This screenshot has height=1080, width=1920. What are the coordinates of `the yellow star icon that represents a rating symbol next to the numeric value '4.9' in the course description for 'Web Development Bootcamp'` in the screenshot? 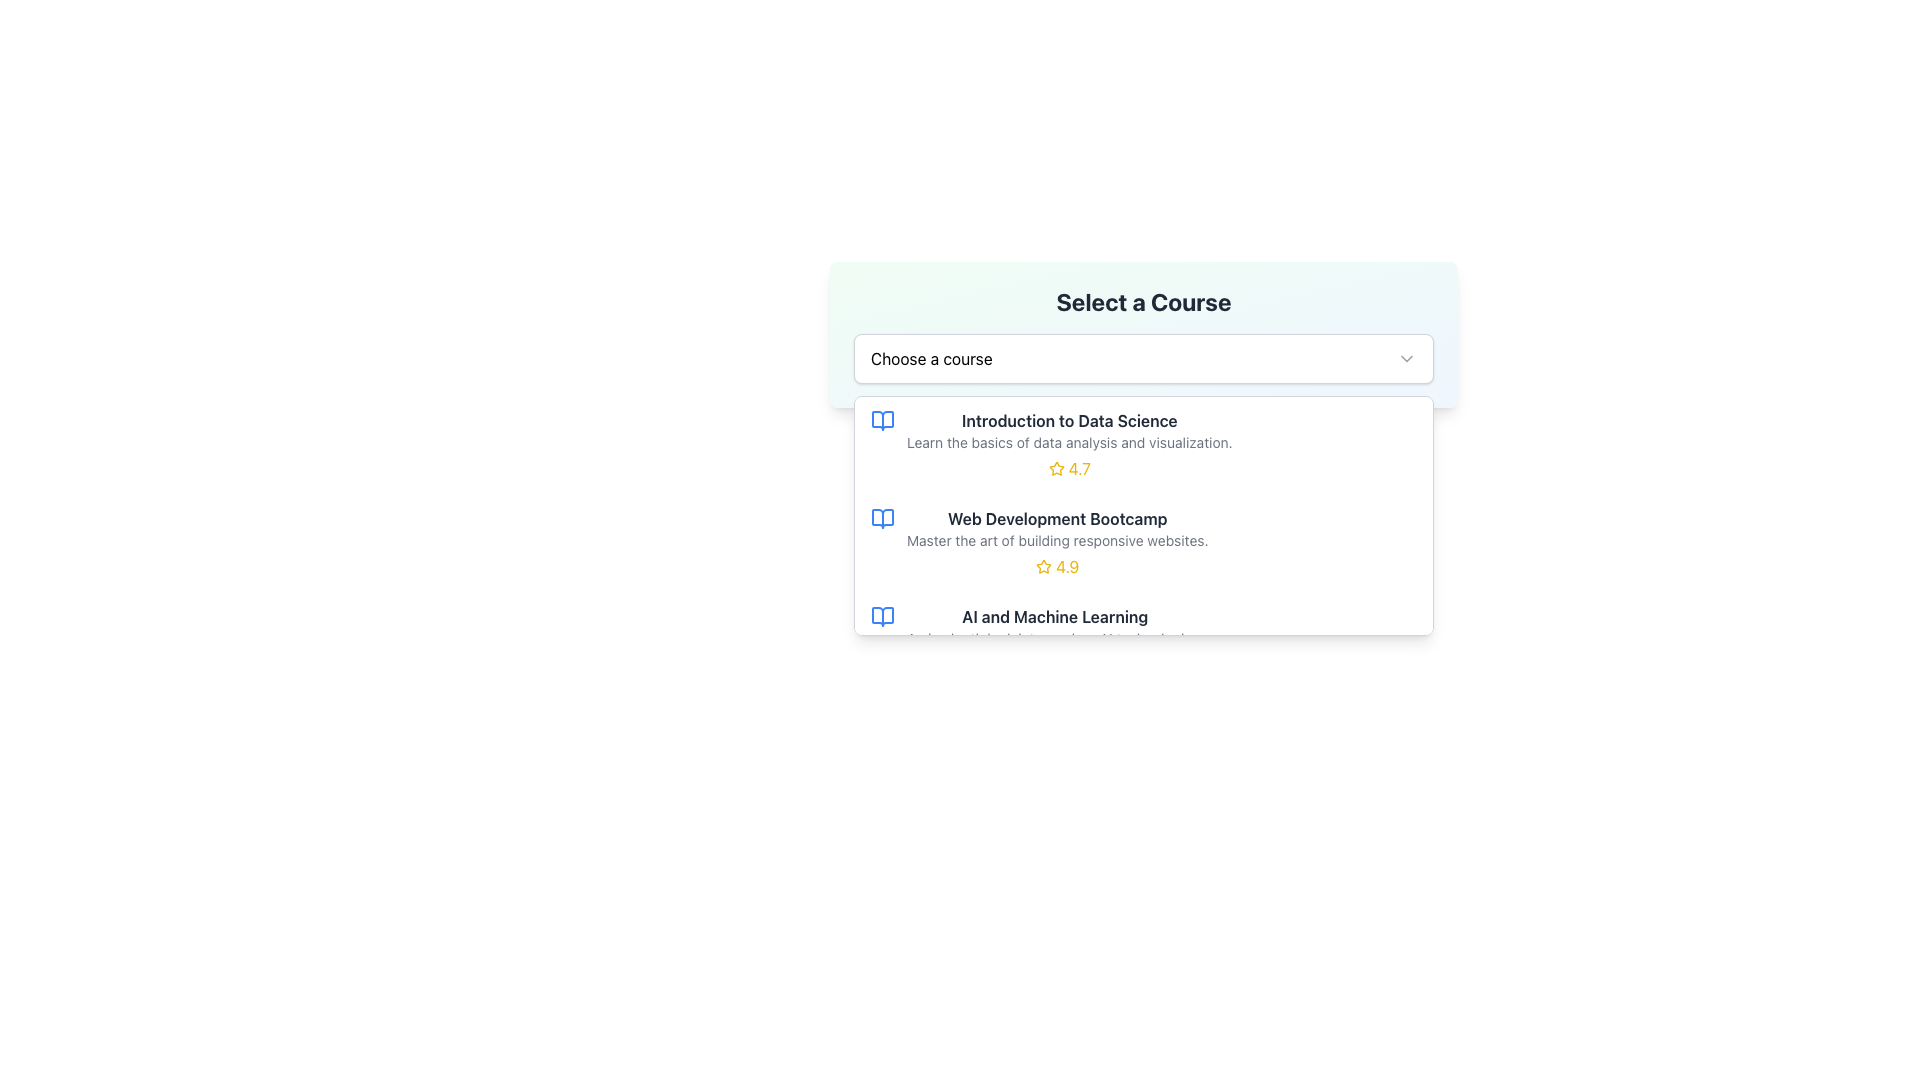 It's located at (1043, 567).